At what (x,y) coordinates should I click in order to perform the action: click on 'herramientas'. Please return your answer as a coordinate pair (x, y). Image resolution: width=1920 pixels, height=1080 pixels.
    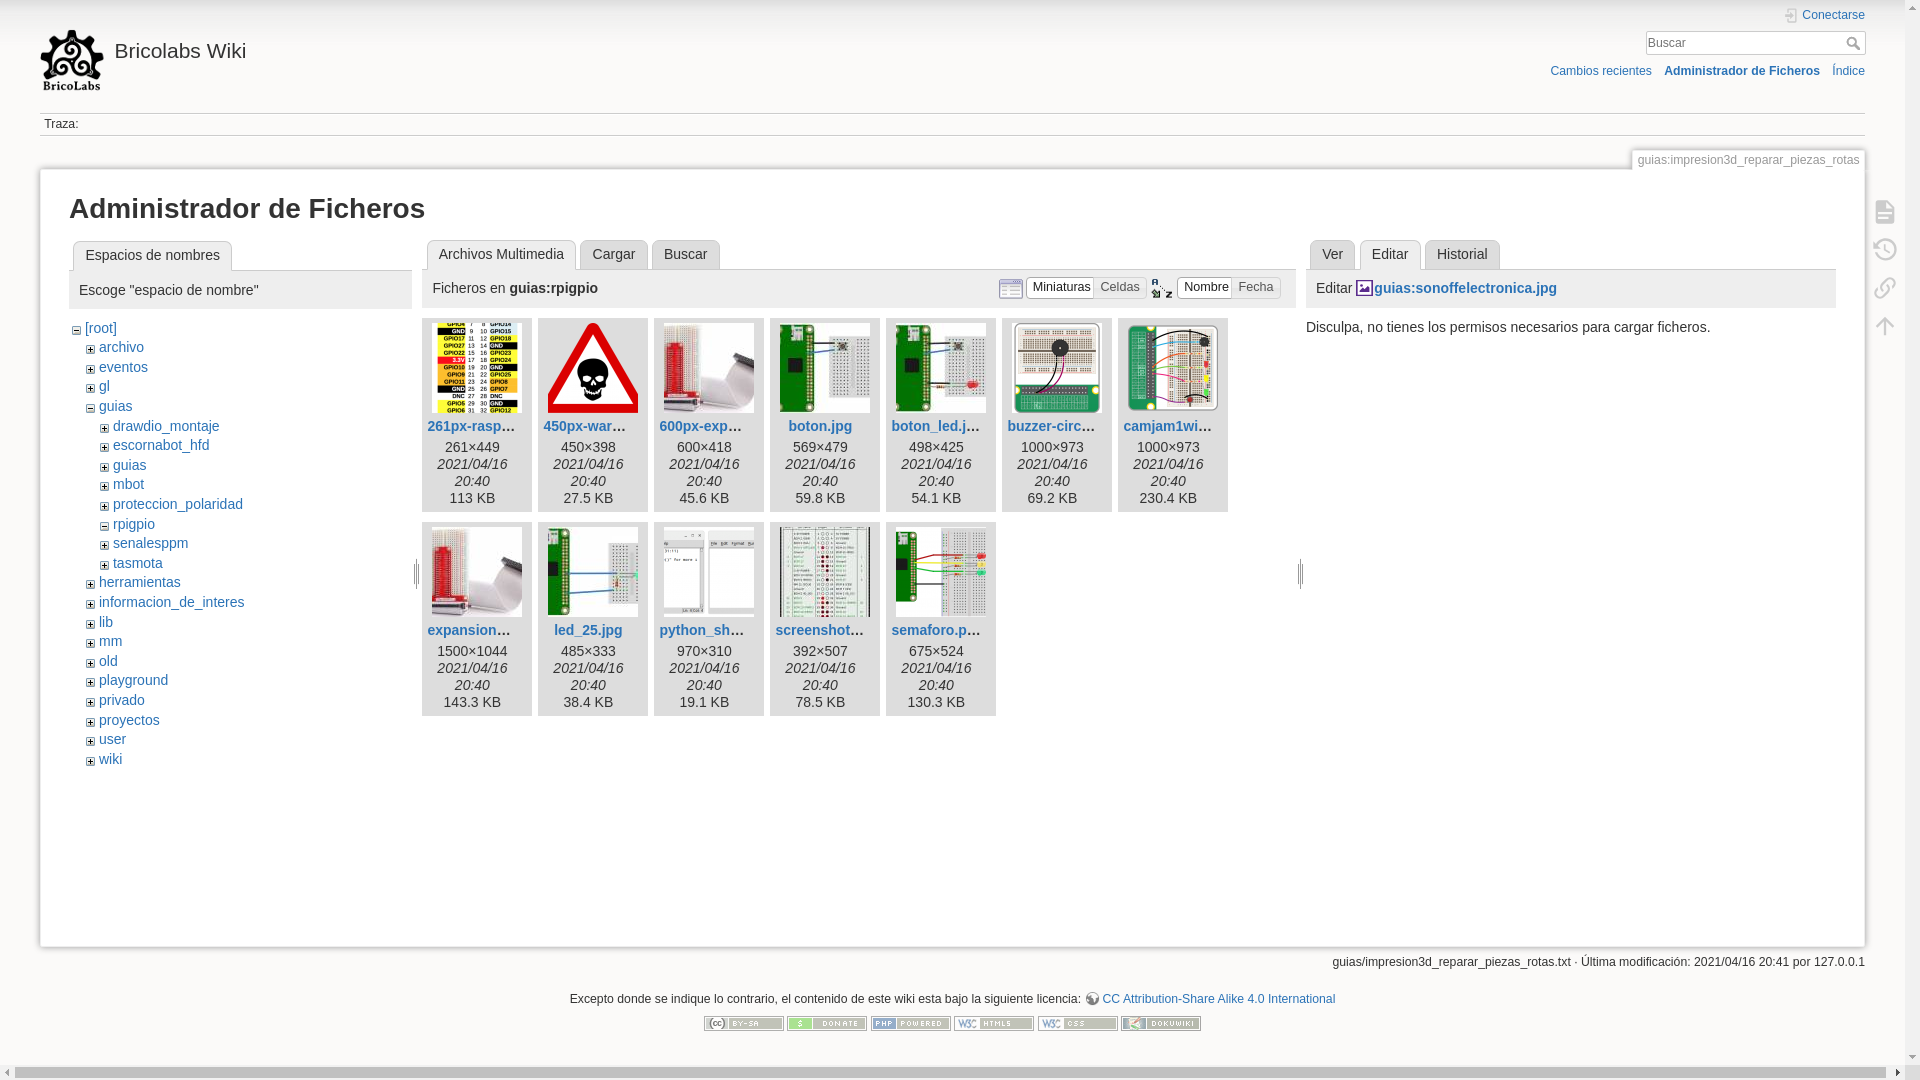
    Looking at the image, I should click on (98, 582).